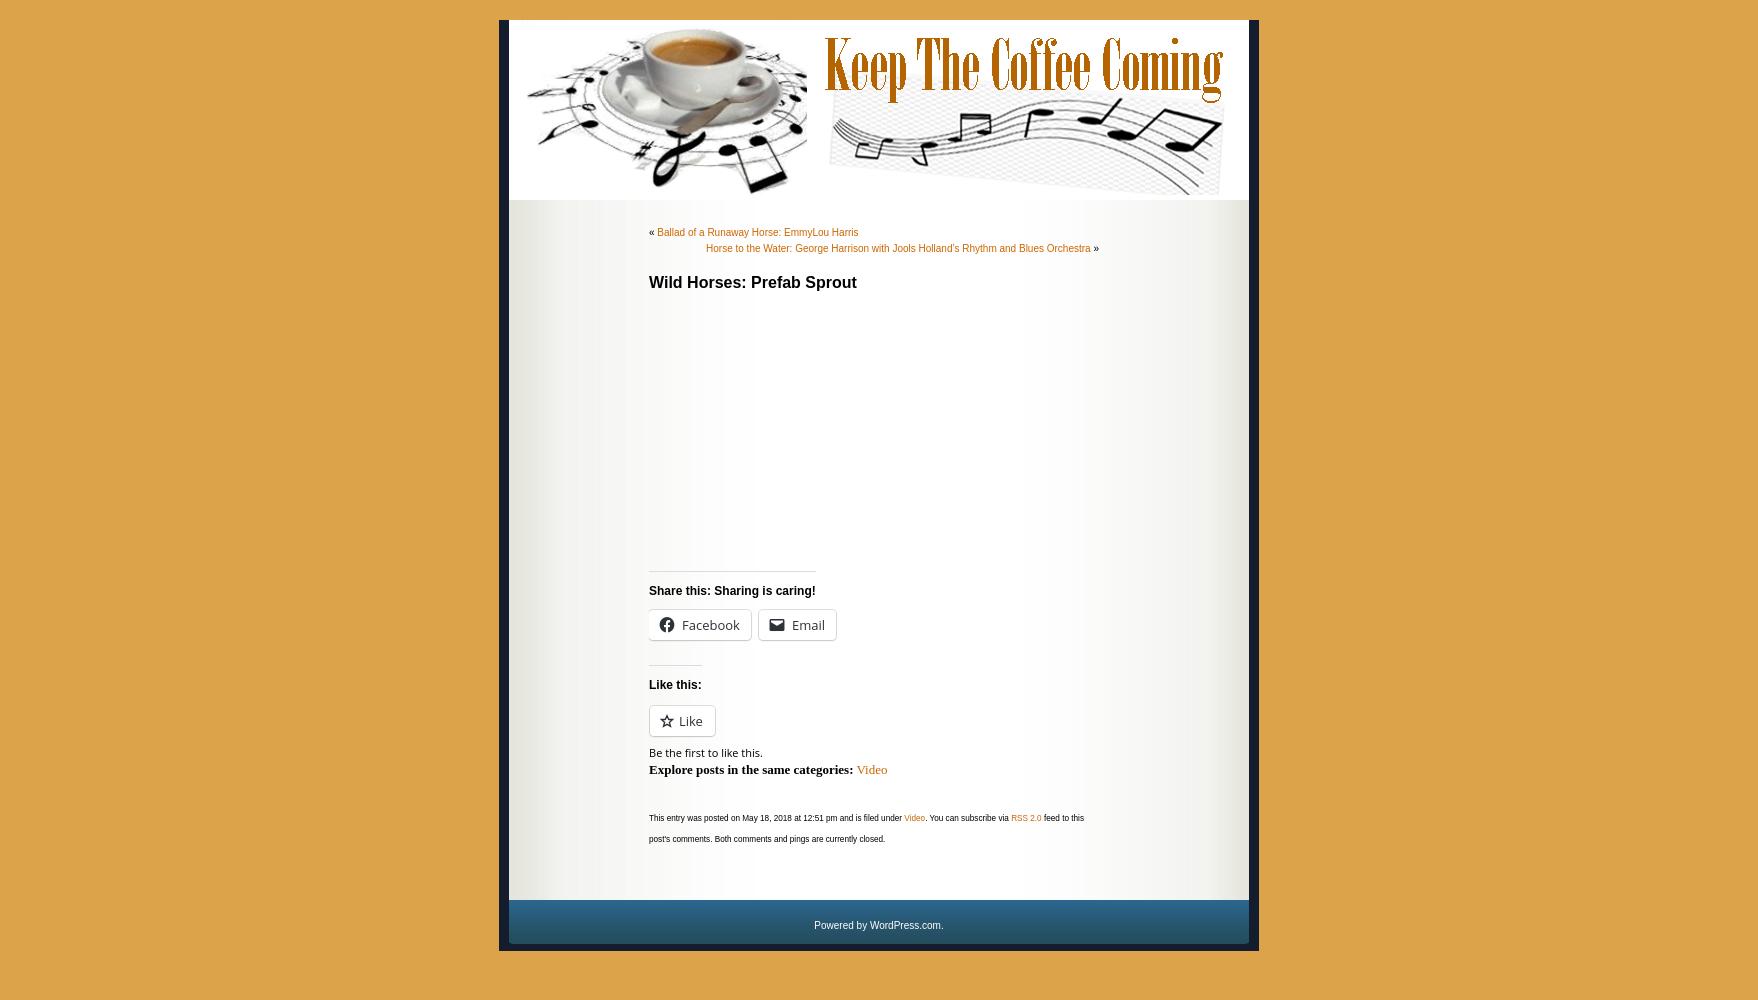  What do you see at coordinates (732, 590) in the screenshot?
I see `'Share this: Sharing is caring!'` at bounding box center [732, 590].